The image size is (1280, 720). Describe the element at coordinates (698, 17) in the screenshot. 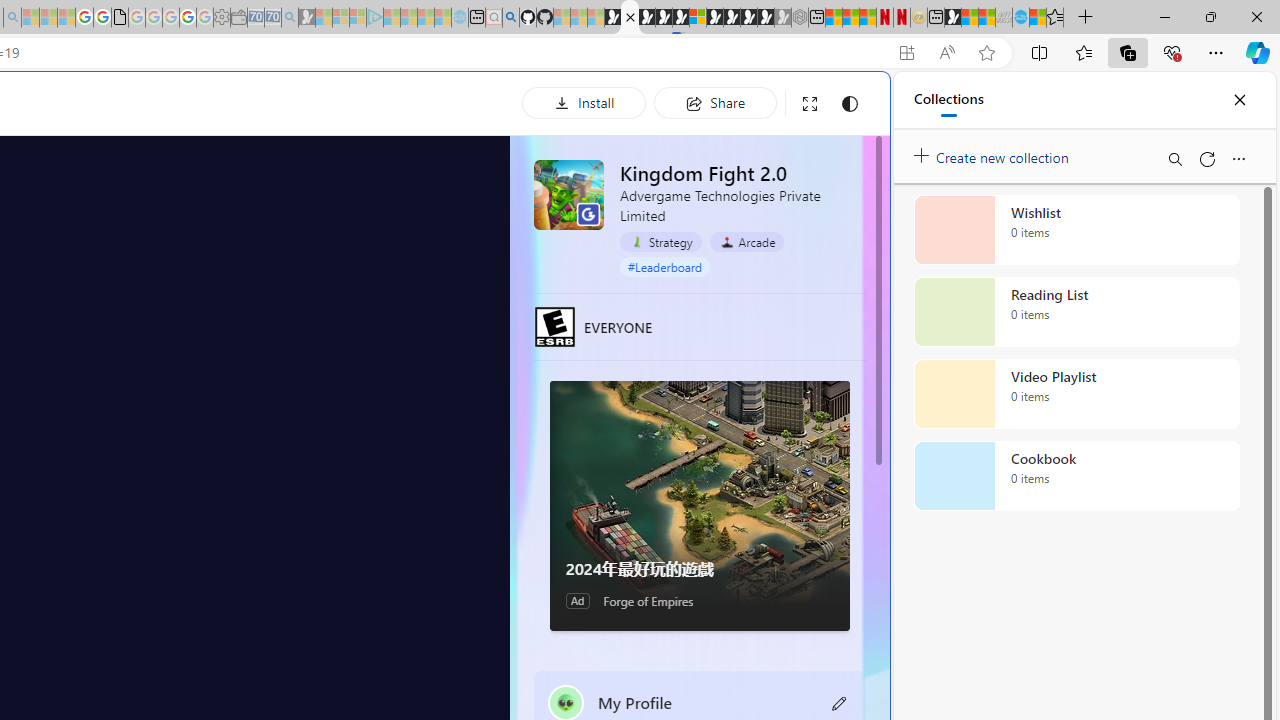

I see `'Sign in to your account'` at that location.